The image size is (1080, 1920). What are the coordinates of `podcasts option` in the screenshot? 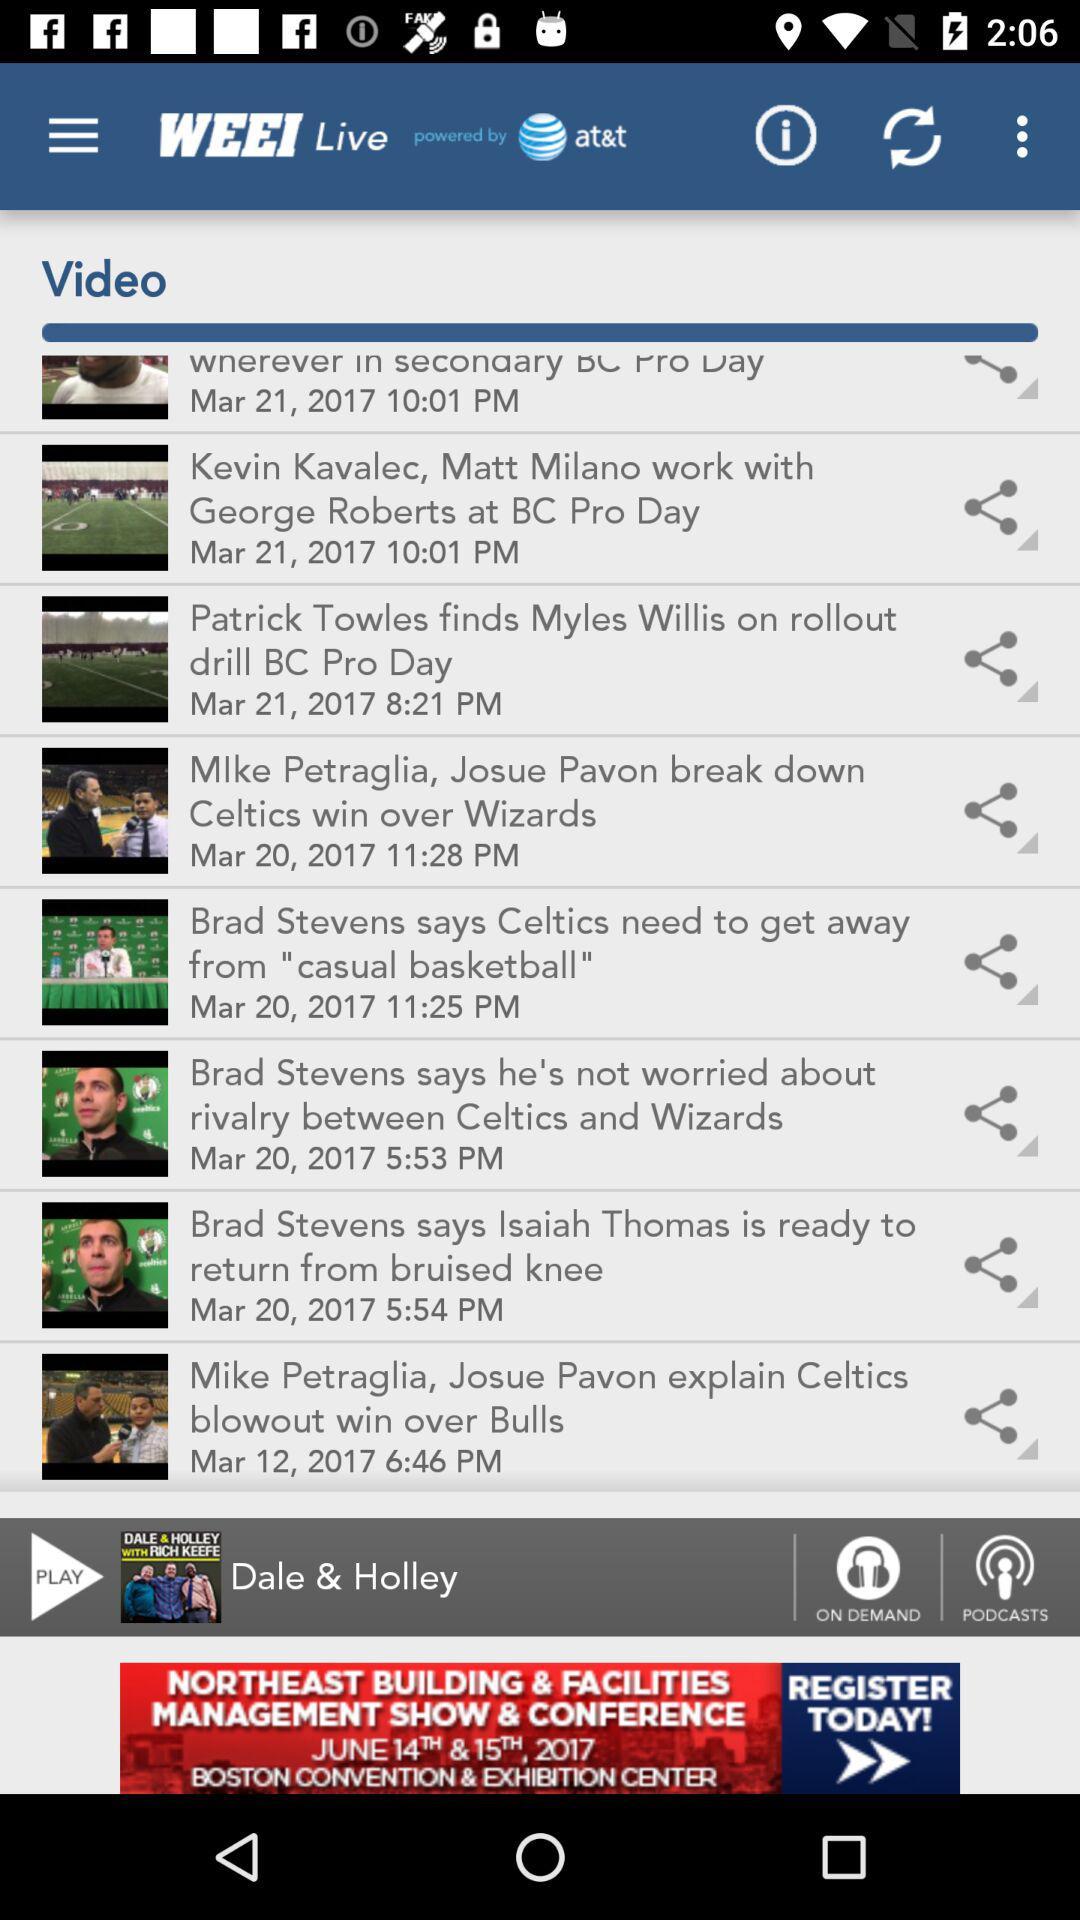 It's located at (1010, 1576).